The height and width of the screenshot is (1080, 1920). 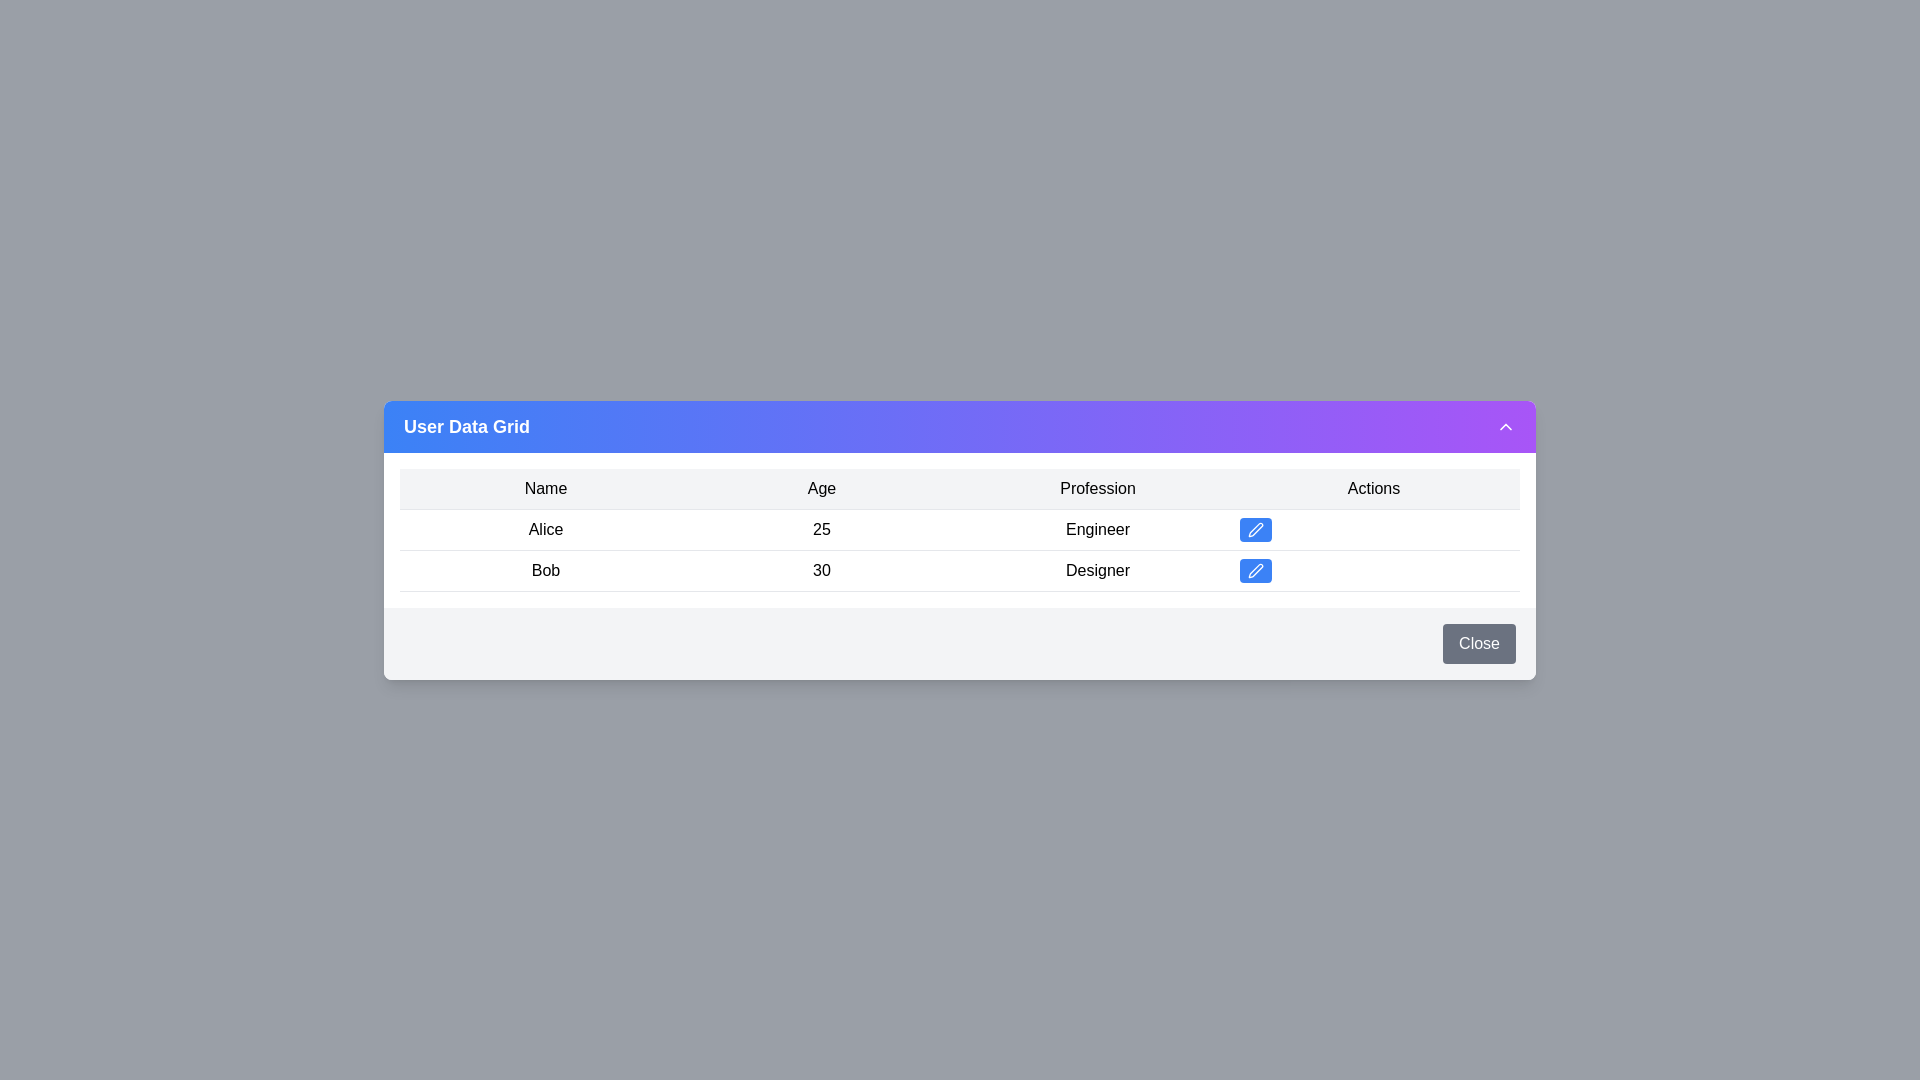 I want to click on the text label displaying the name 'Alice' in the data grid under the 'Name' column, so click(x=546, y=528).